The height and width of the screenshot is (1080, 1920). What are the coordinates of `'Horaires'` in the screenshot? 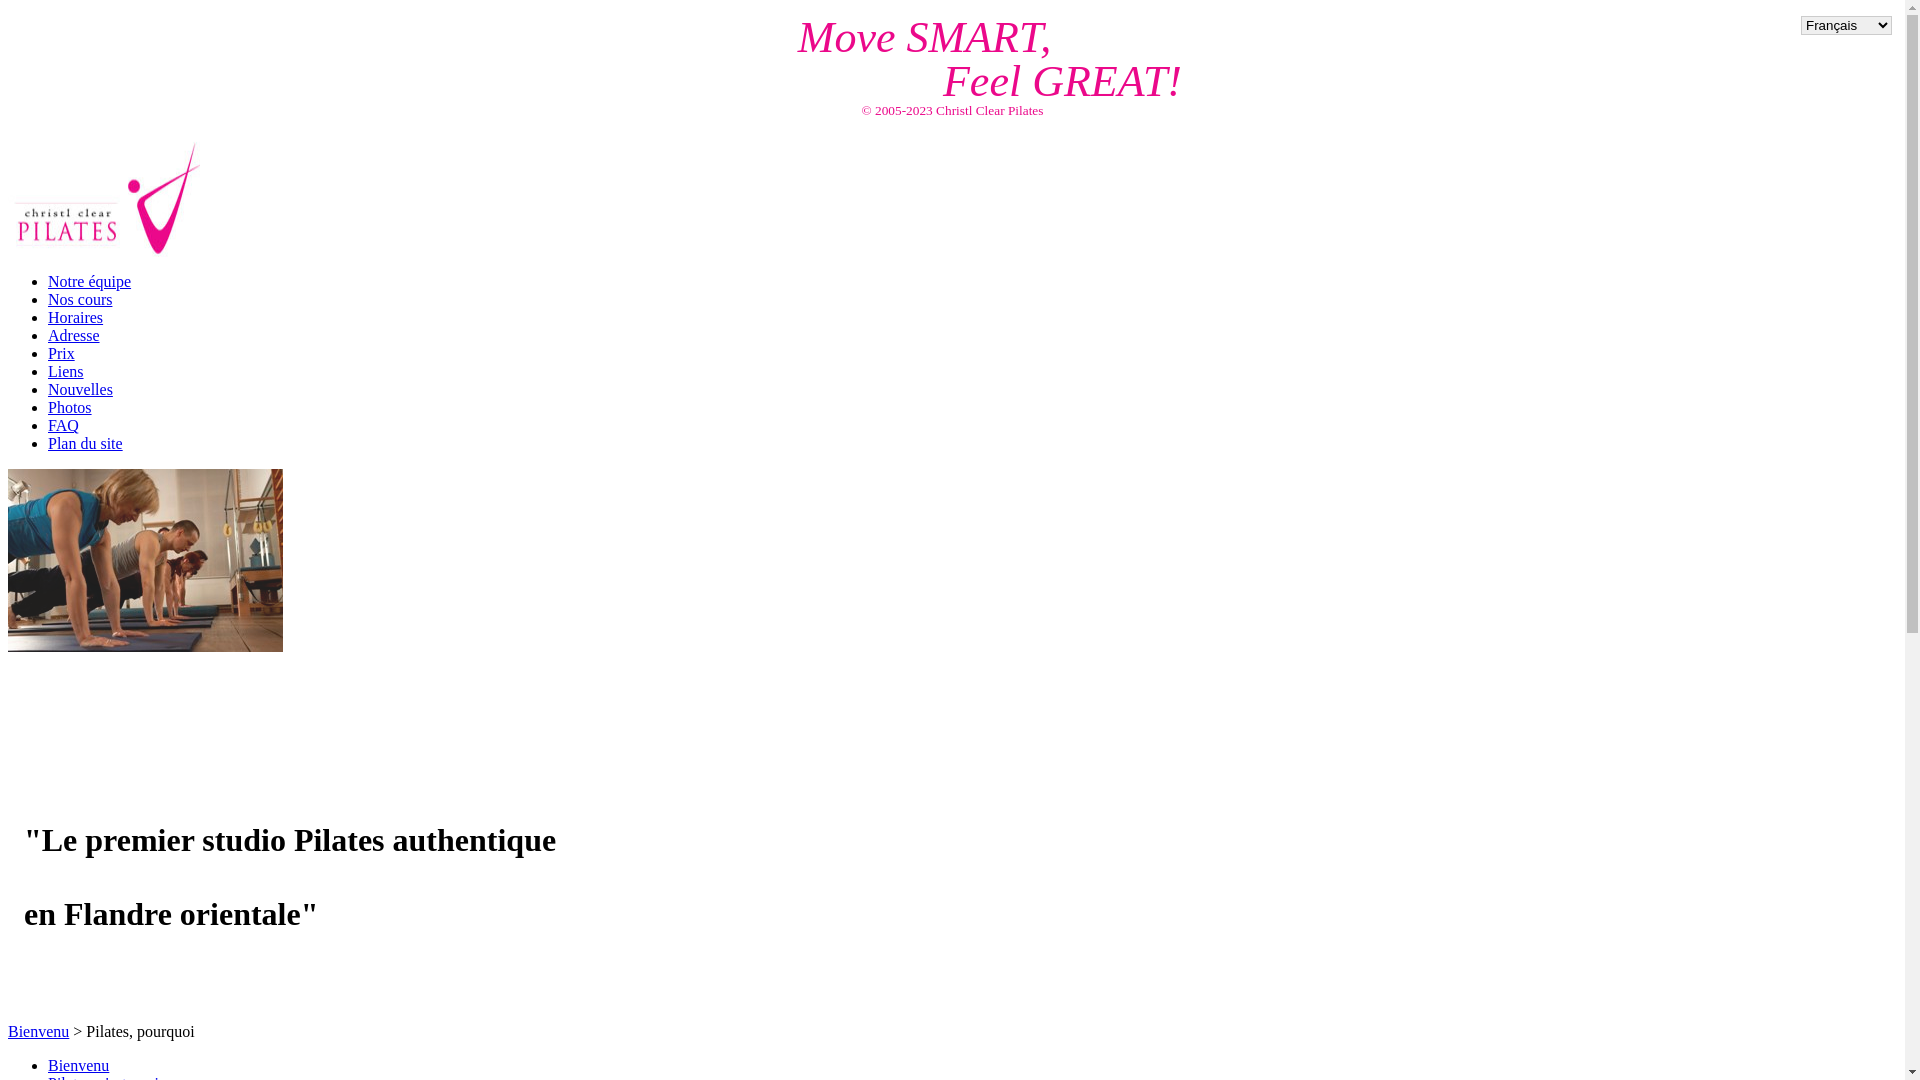 It's located at (75, 316).